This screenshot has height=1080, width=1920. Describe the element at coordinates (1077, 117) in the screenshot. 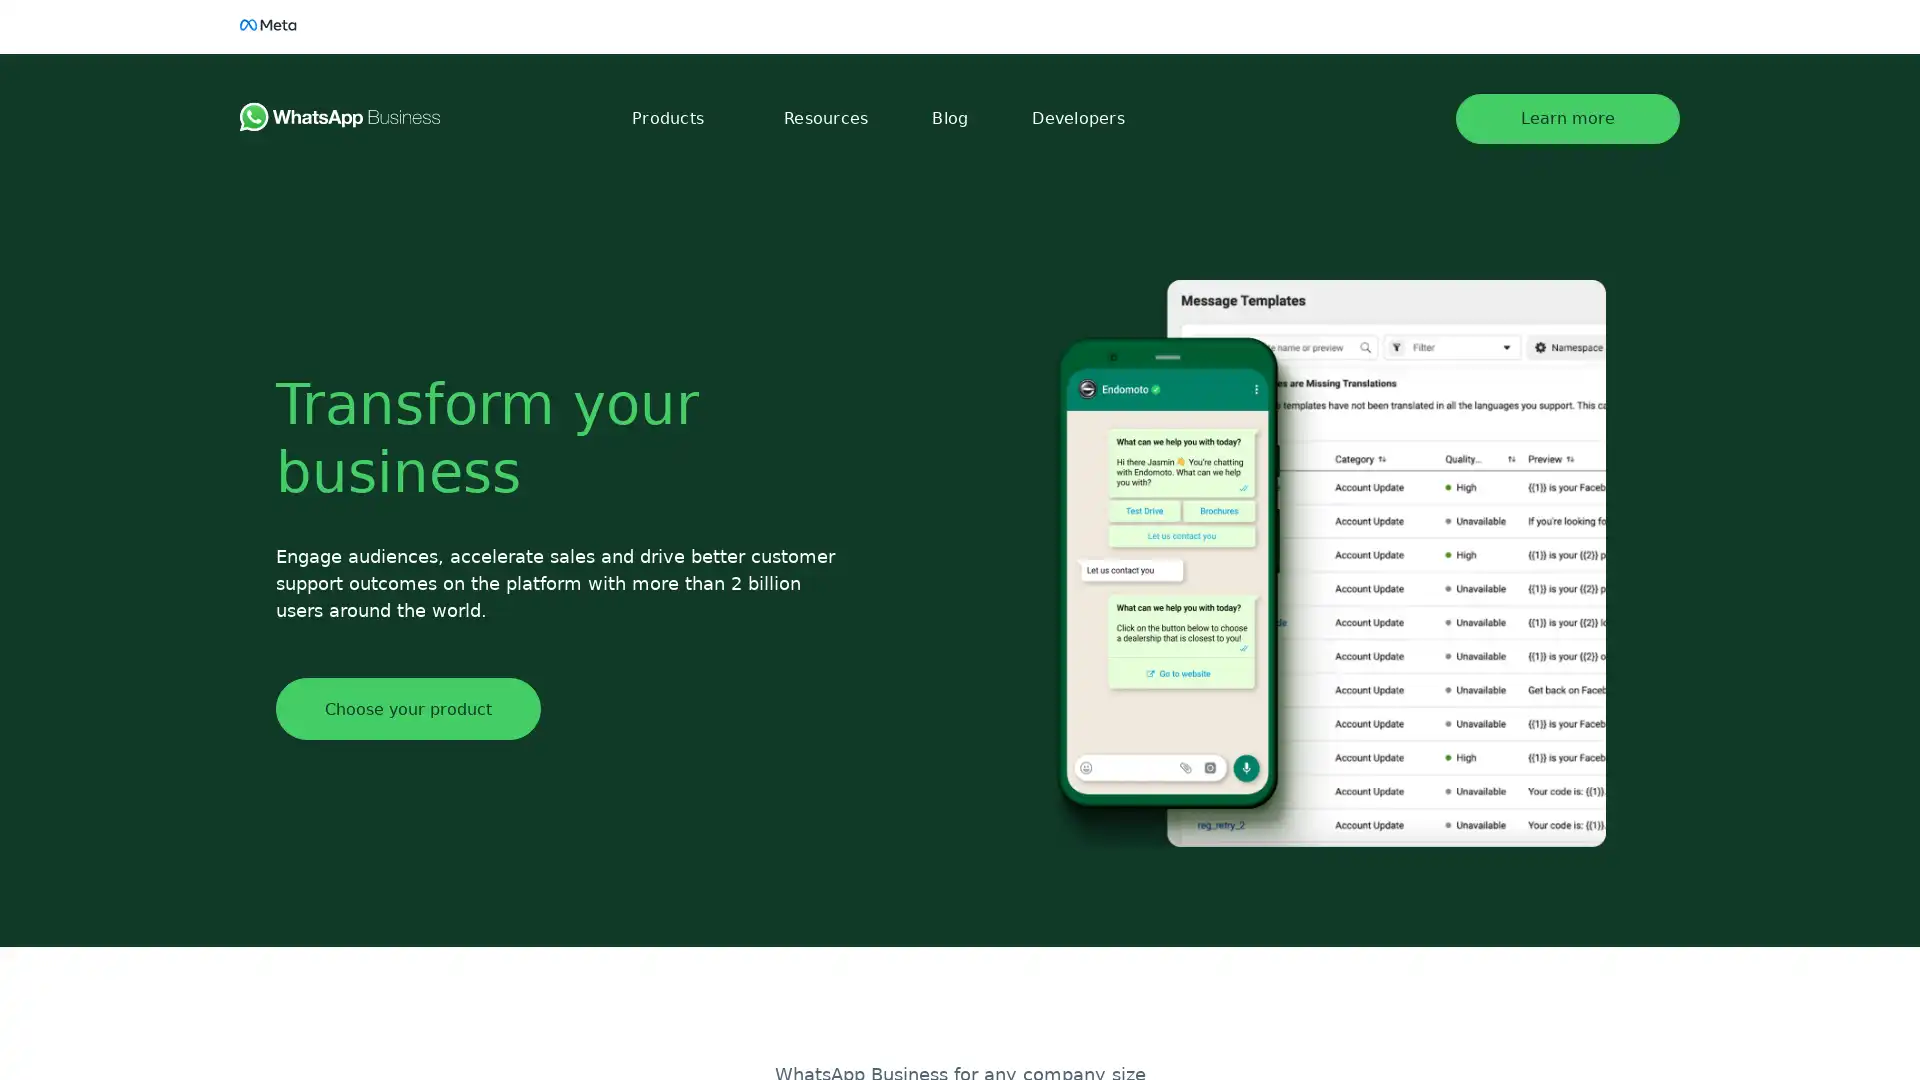

I see `Developers` at that location.